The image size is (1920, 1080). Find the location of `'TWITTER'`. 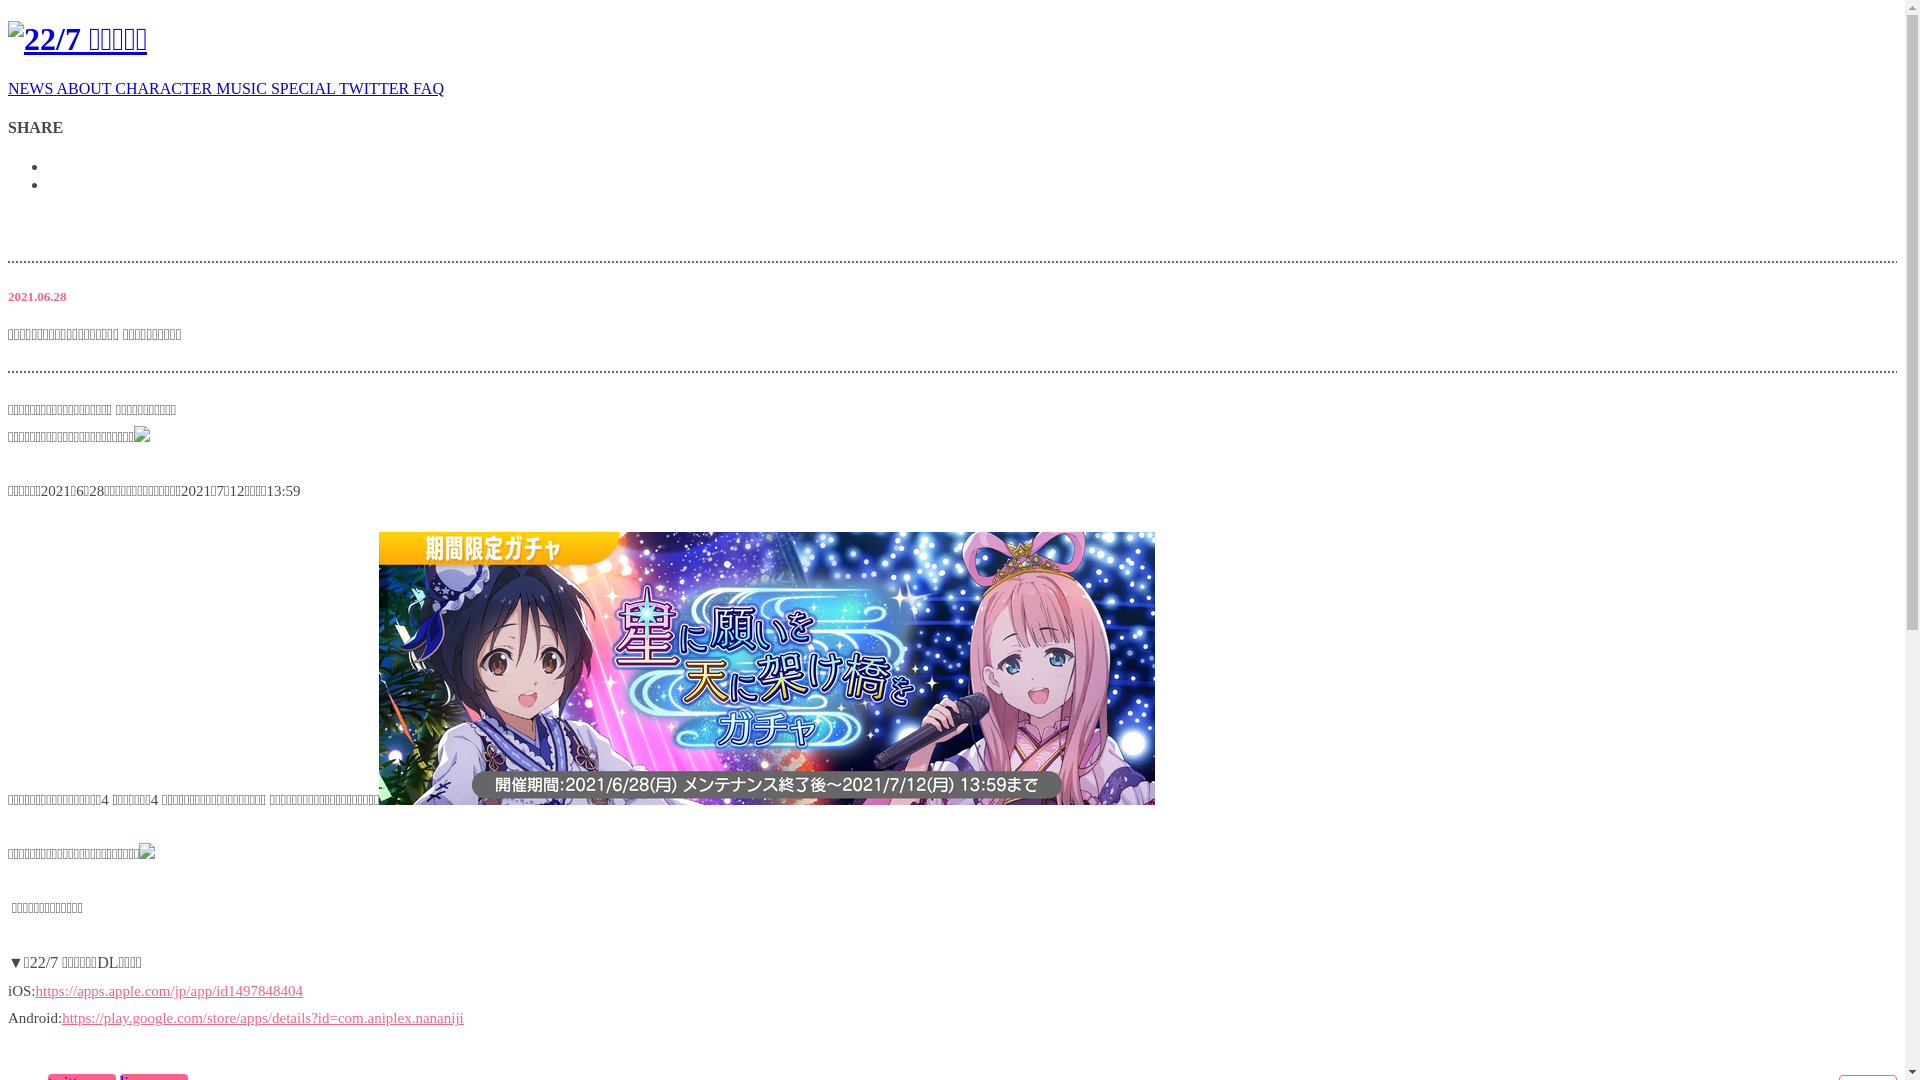

'TWITTER' is located at coordinates (375, 87).